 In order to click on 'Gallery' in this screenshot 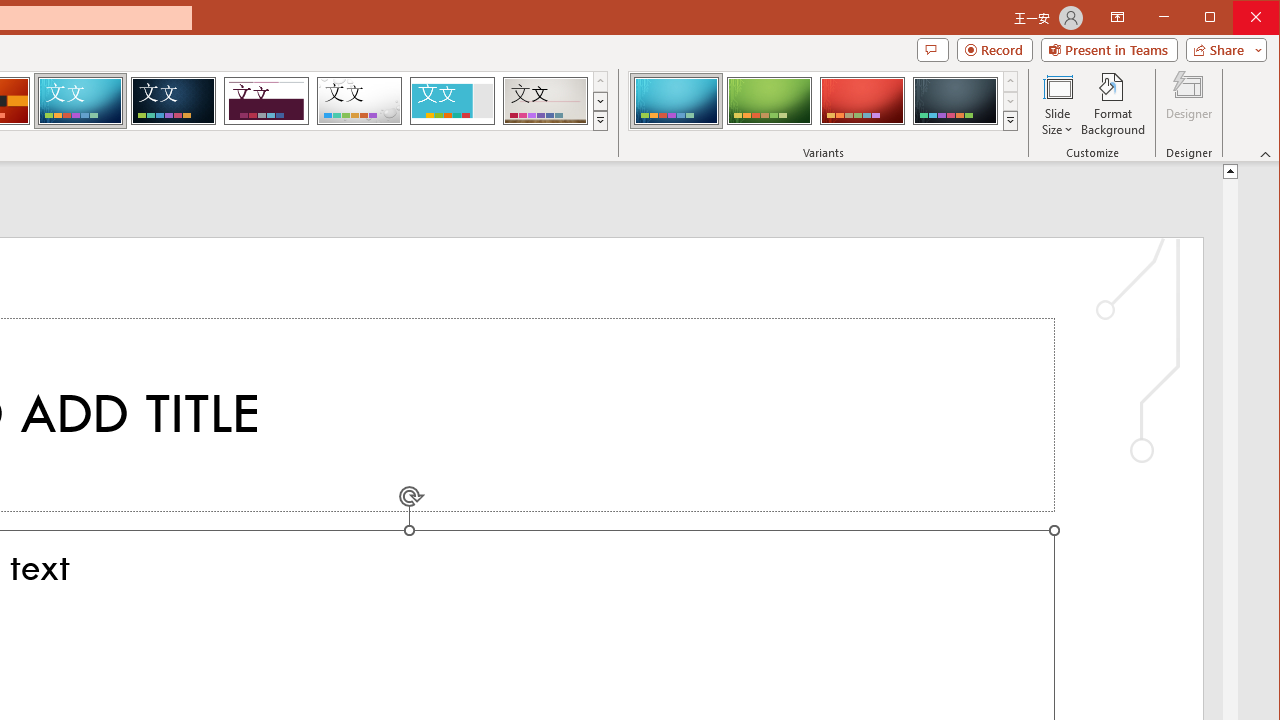, I will do `click(545, 100)`.